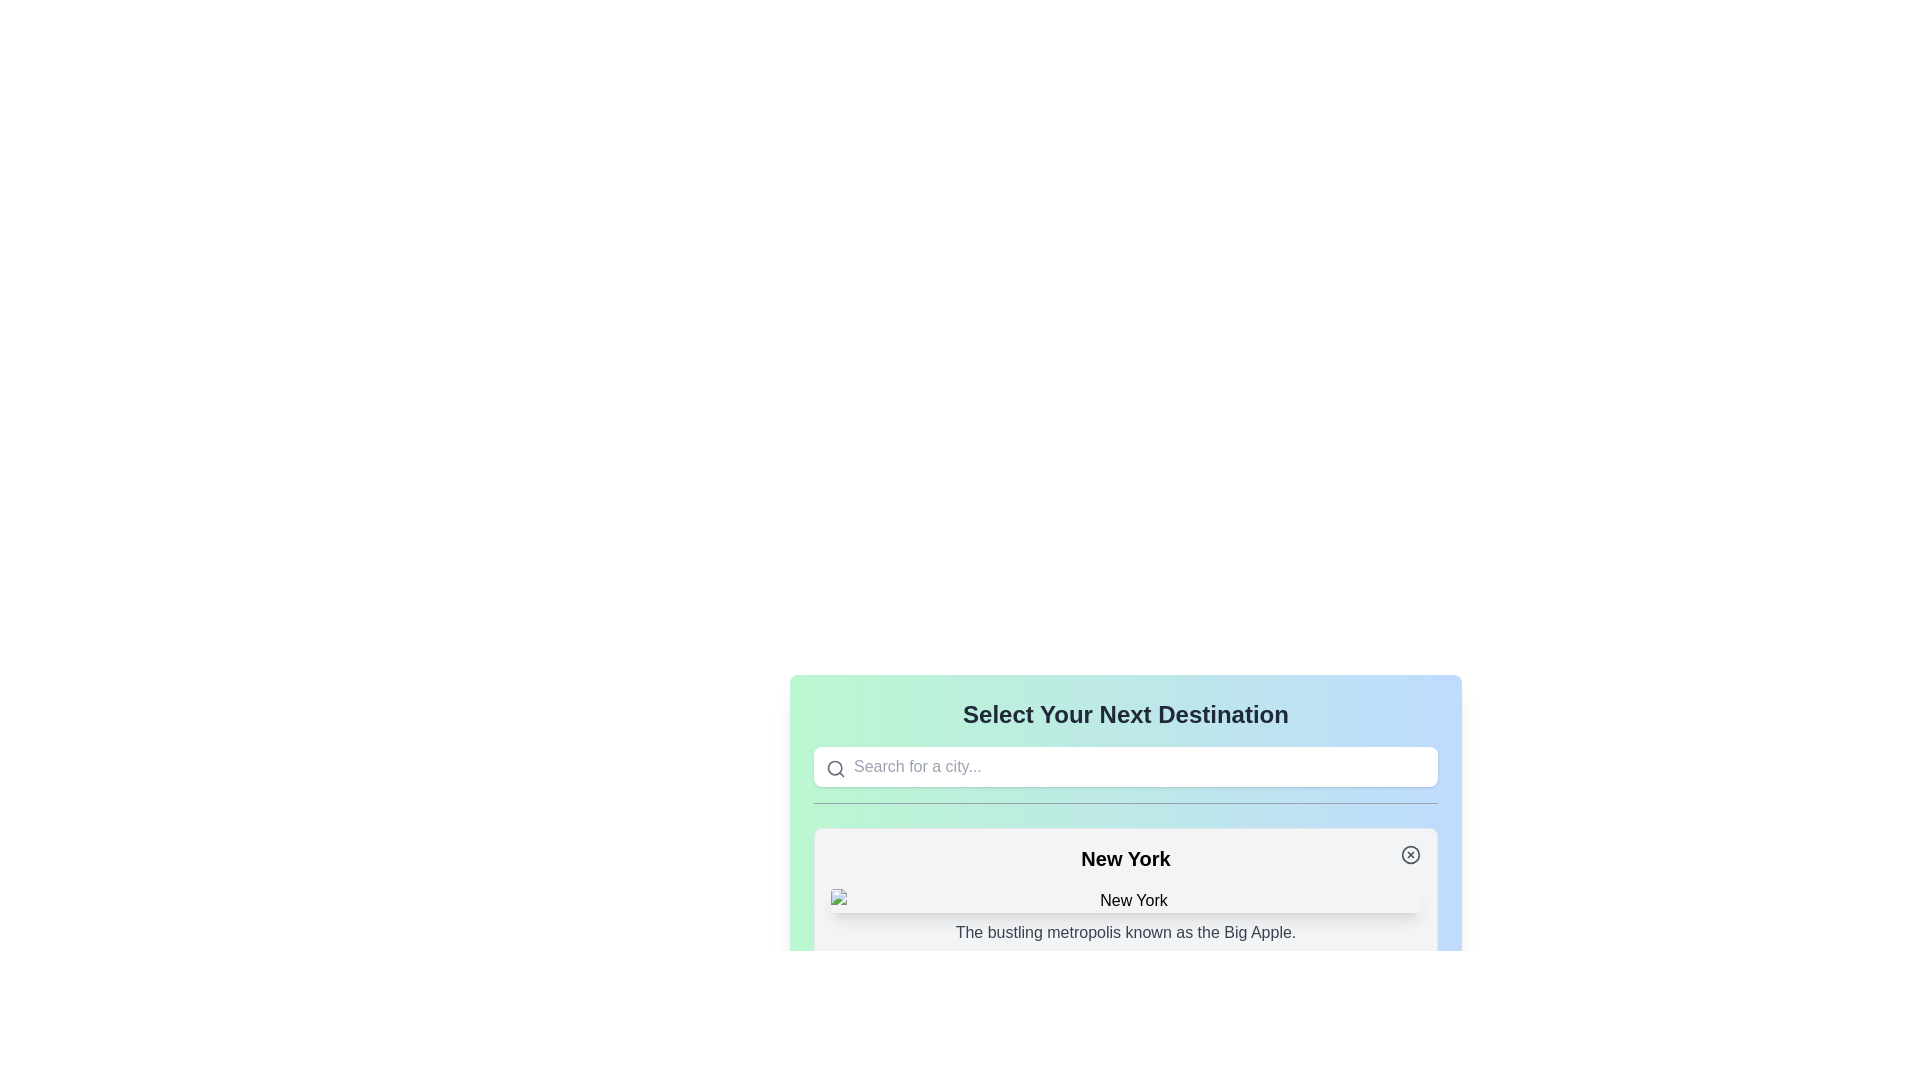 The height and width of the screenshot is (1080, 1920). What do you see at coordinates (1126, 901) in the screenshot?
I see `the image with alternative text 'New York', which is styled with rounded corners and shadow, to show options` at bounding box center [1126, 901].